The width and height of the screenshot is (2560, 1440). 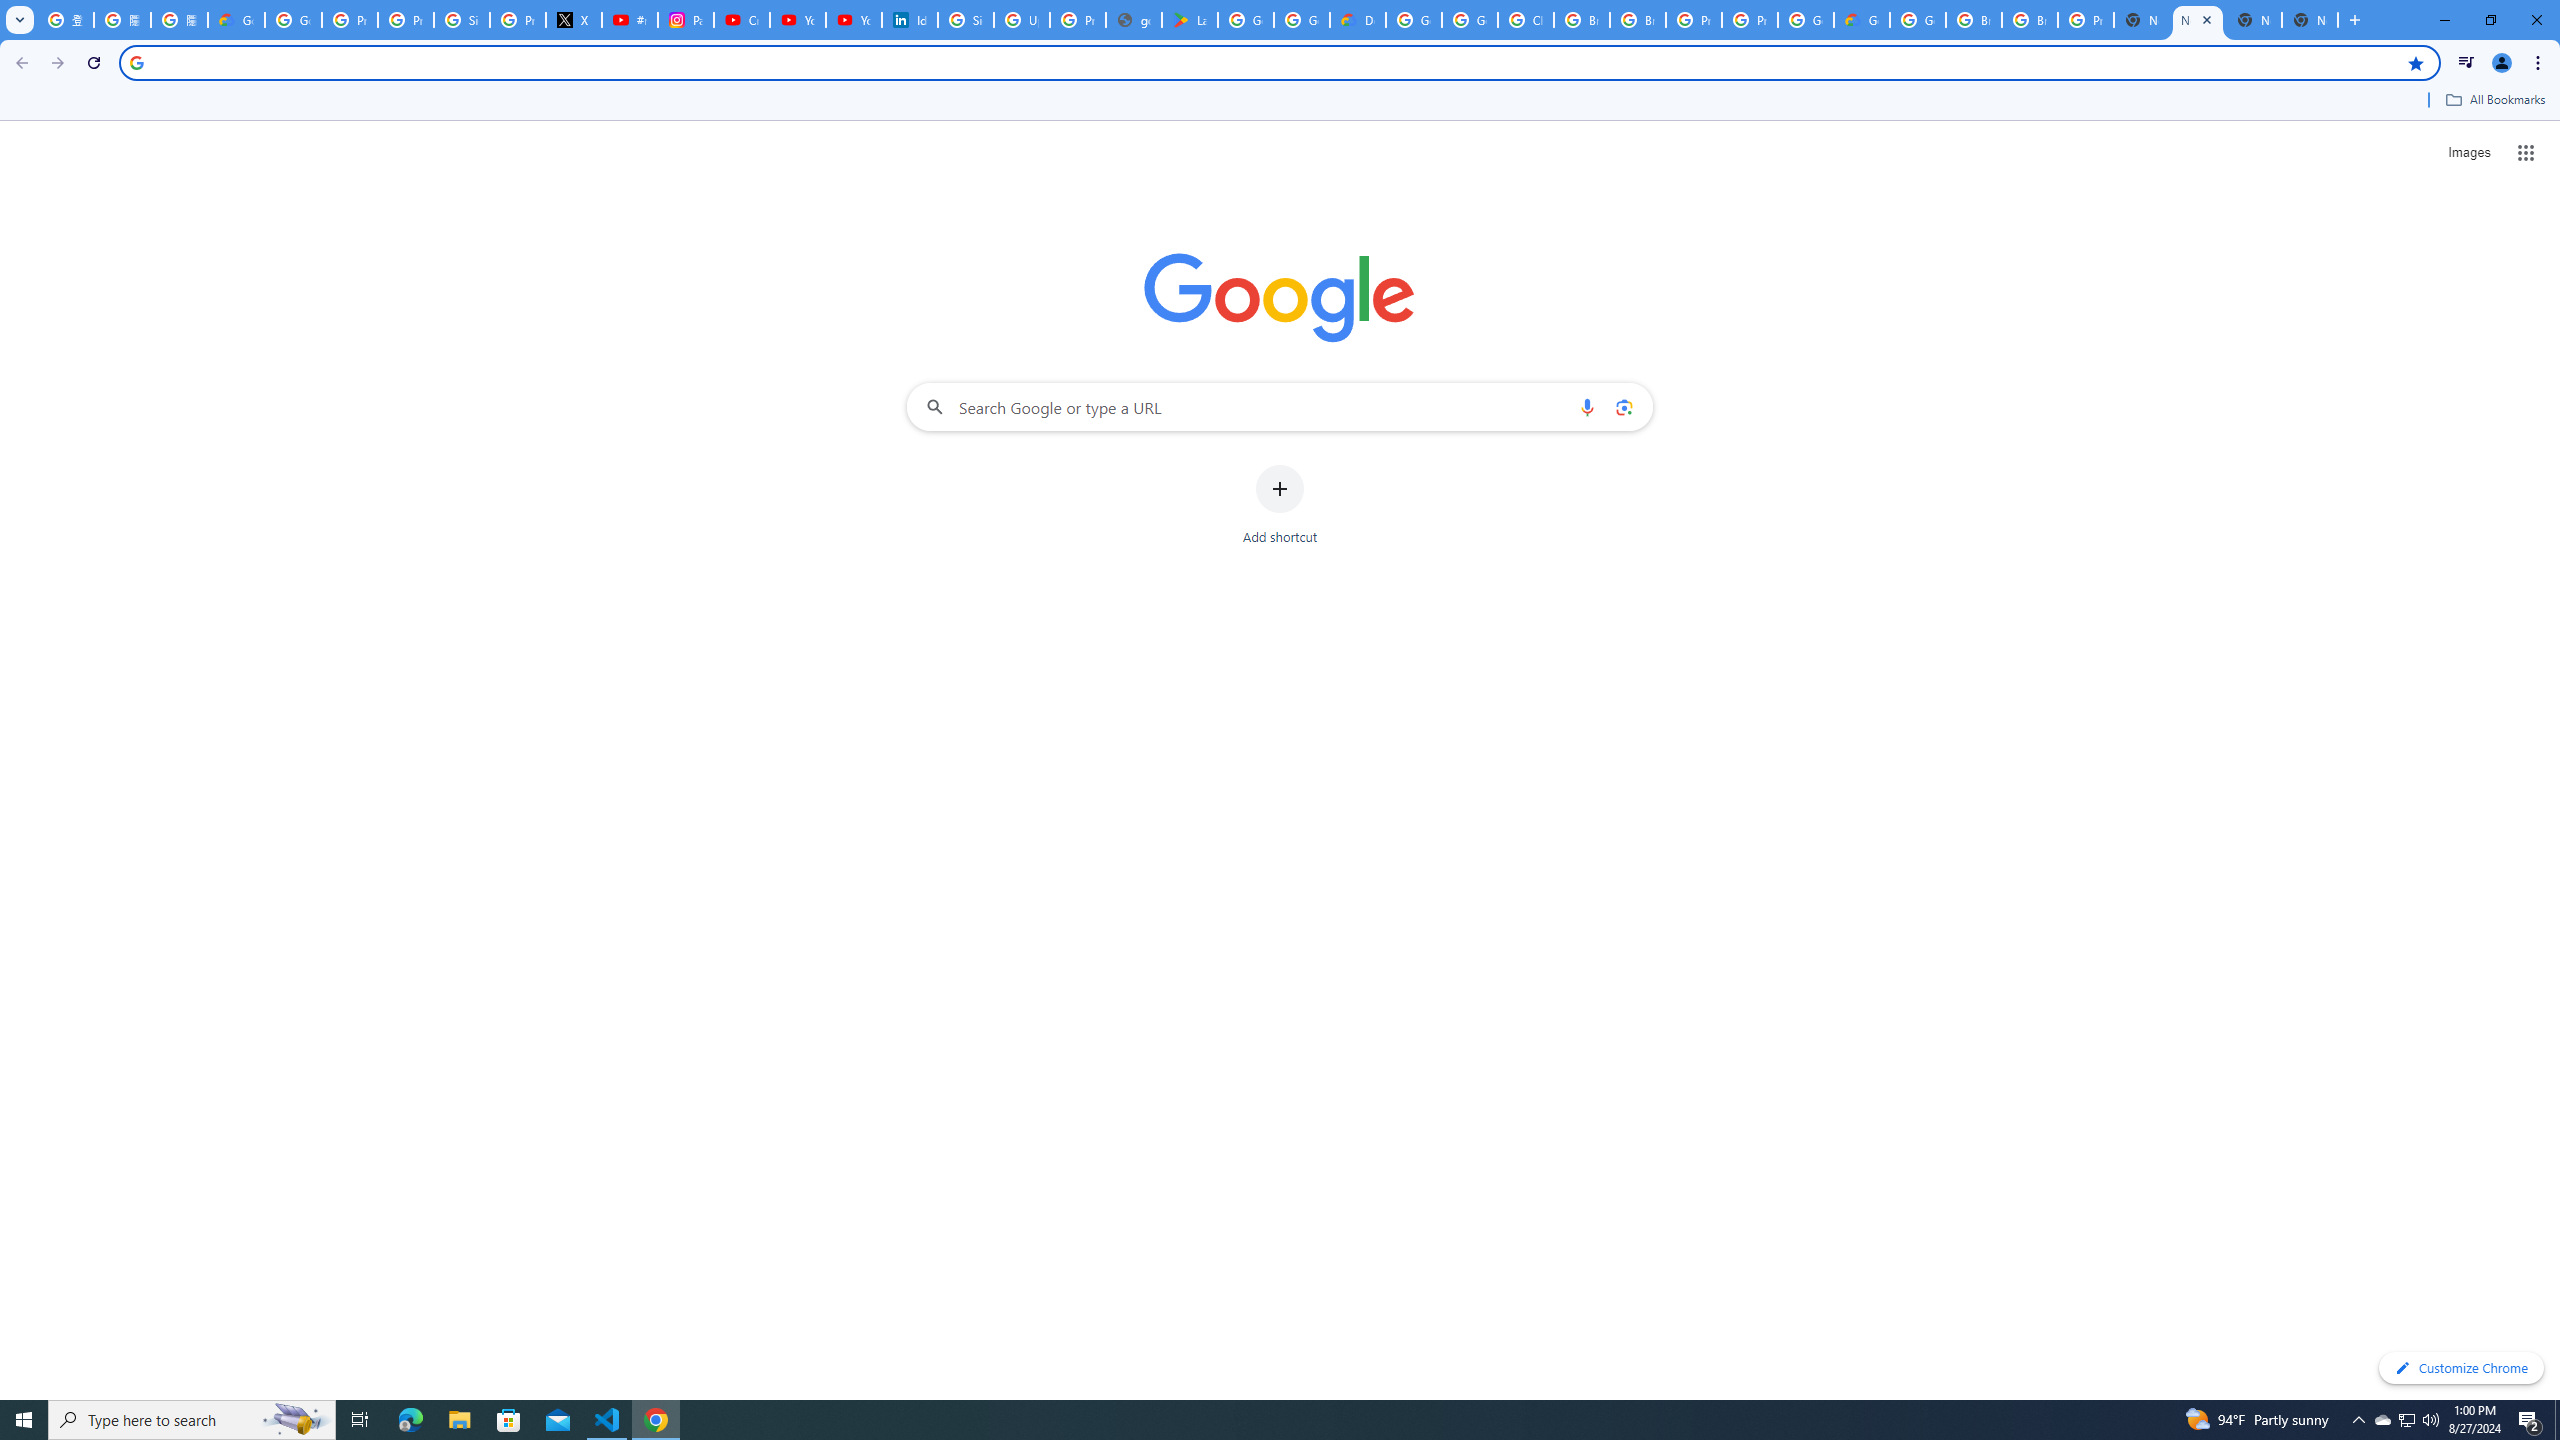 What do you see at coordinates (1189, 19) in the screenshot?
I see `'Last Shelter: Survival - Apps on Google Play'` at bounding box center [1189, 19].